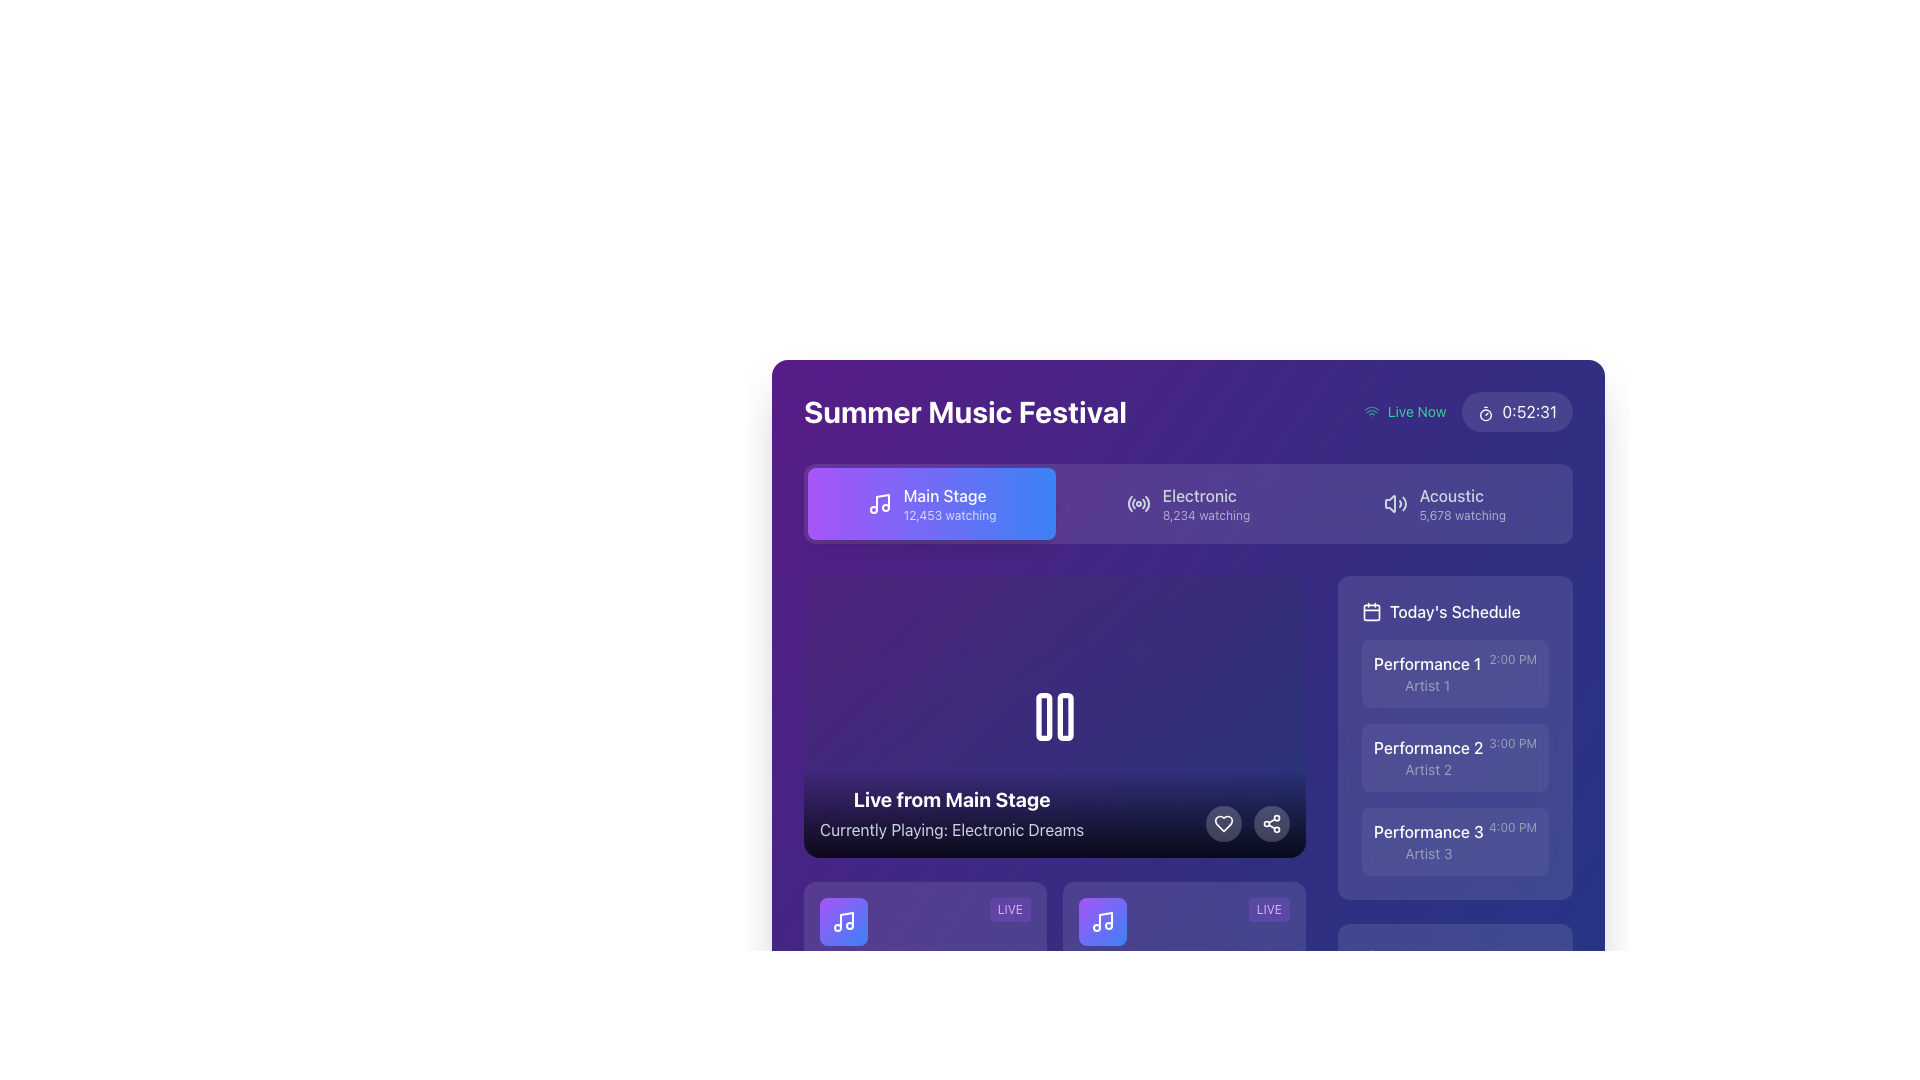 This screenshot has width=1920, height=1080. Describe the element at coordinates (844, 921) in the screenshot. I see `the music note icon located in the bottom left section of the grid` at that location.